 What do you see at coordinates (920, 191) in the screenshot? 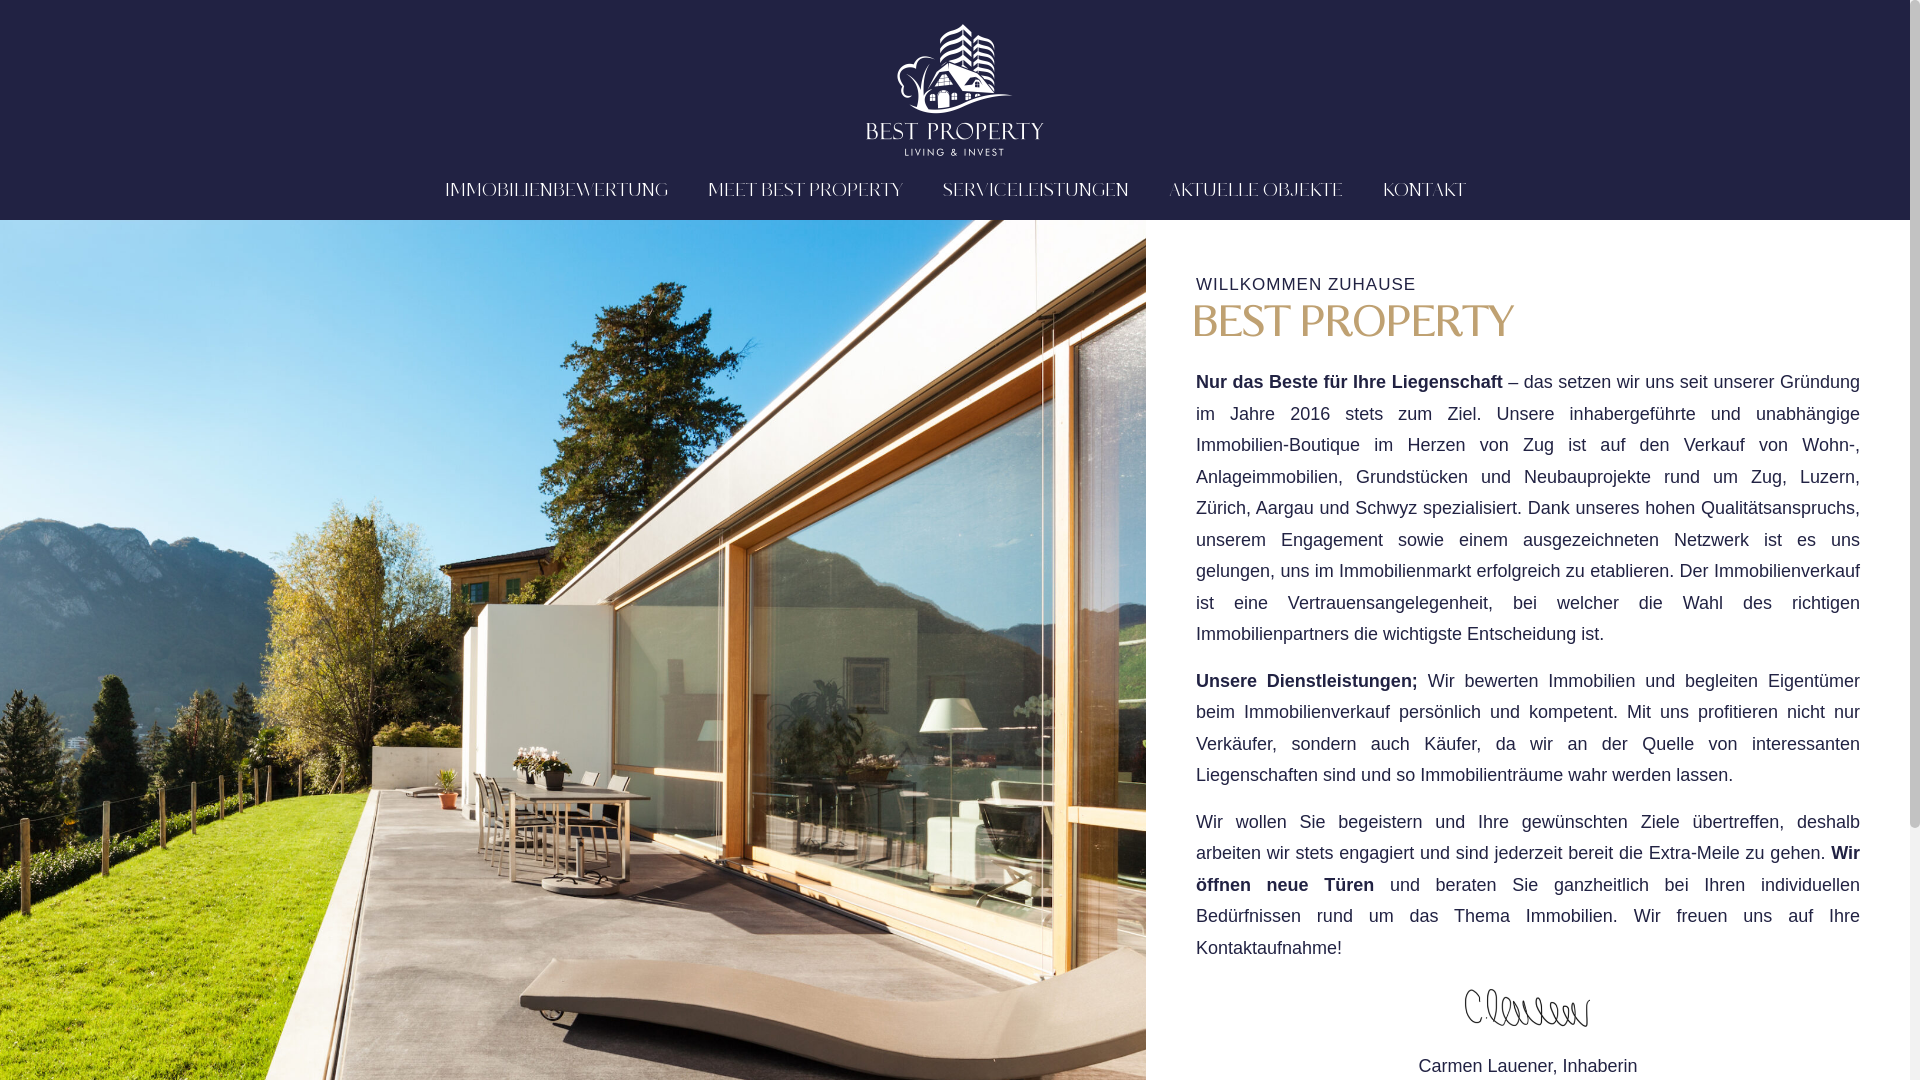
I see `'SERVICELEISTUNGEN'` at bounding box center [920, 191].